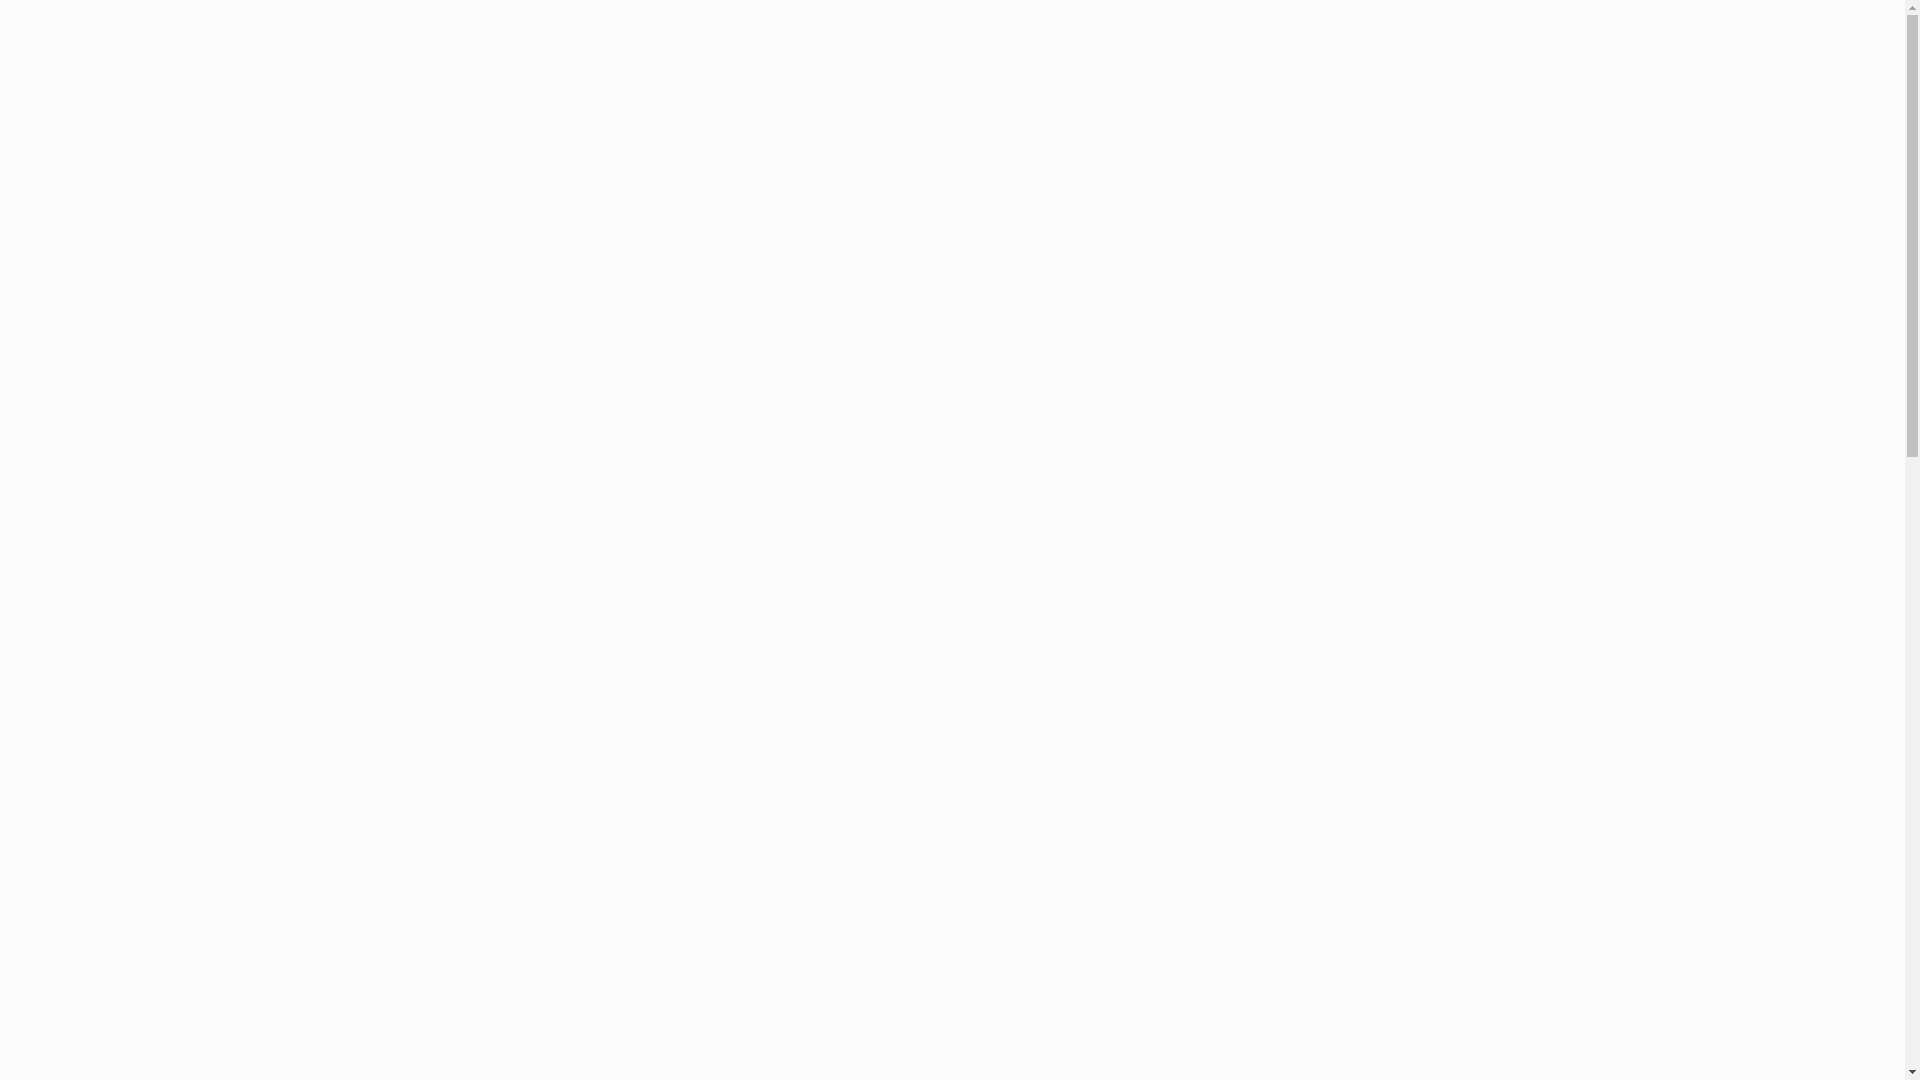 Image resolution: width=1920 pixels, height=1080 pixels. Describe the element at coordinates (1044, 59) in the screenshot. I see `'Pays dans le Pays'` at that location.